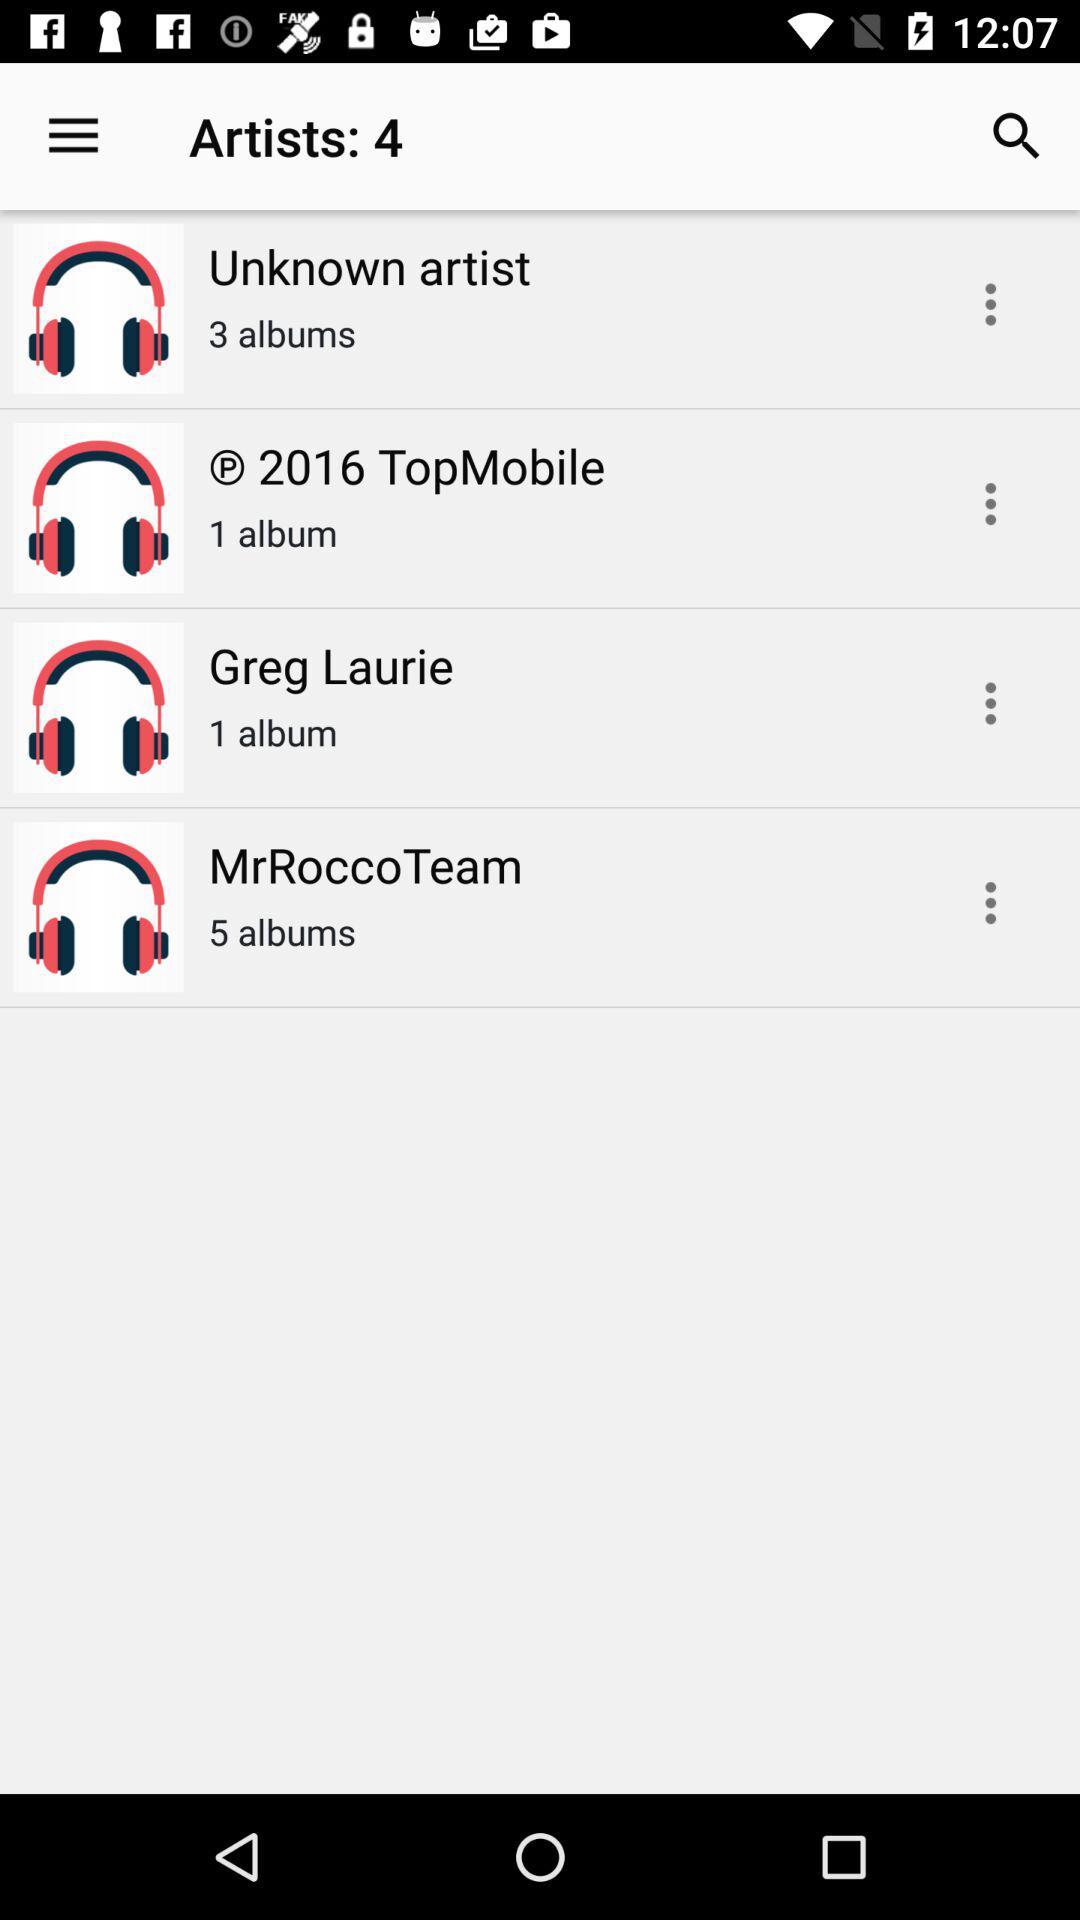 The image size is (1080, 1920). Describe the element at coordinates (1017, 135) in the screenshot. I see `the icon to the right of artists: 4 item` at that location.